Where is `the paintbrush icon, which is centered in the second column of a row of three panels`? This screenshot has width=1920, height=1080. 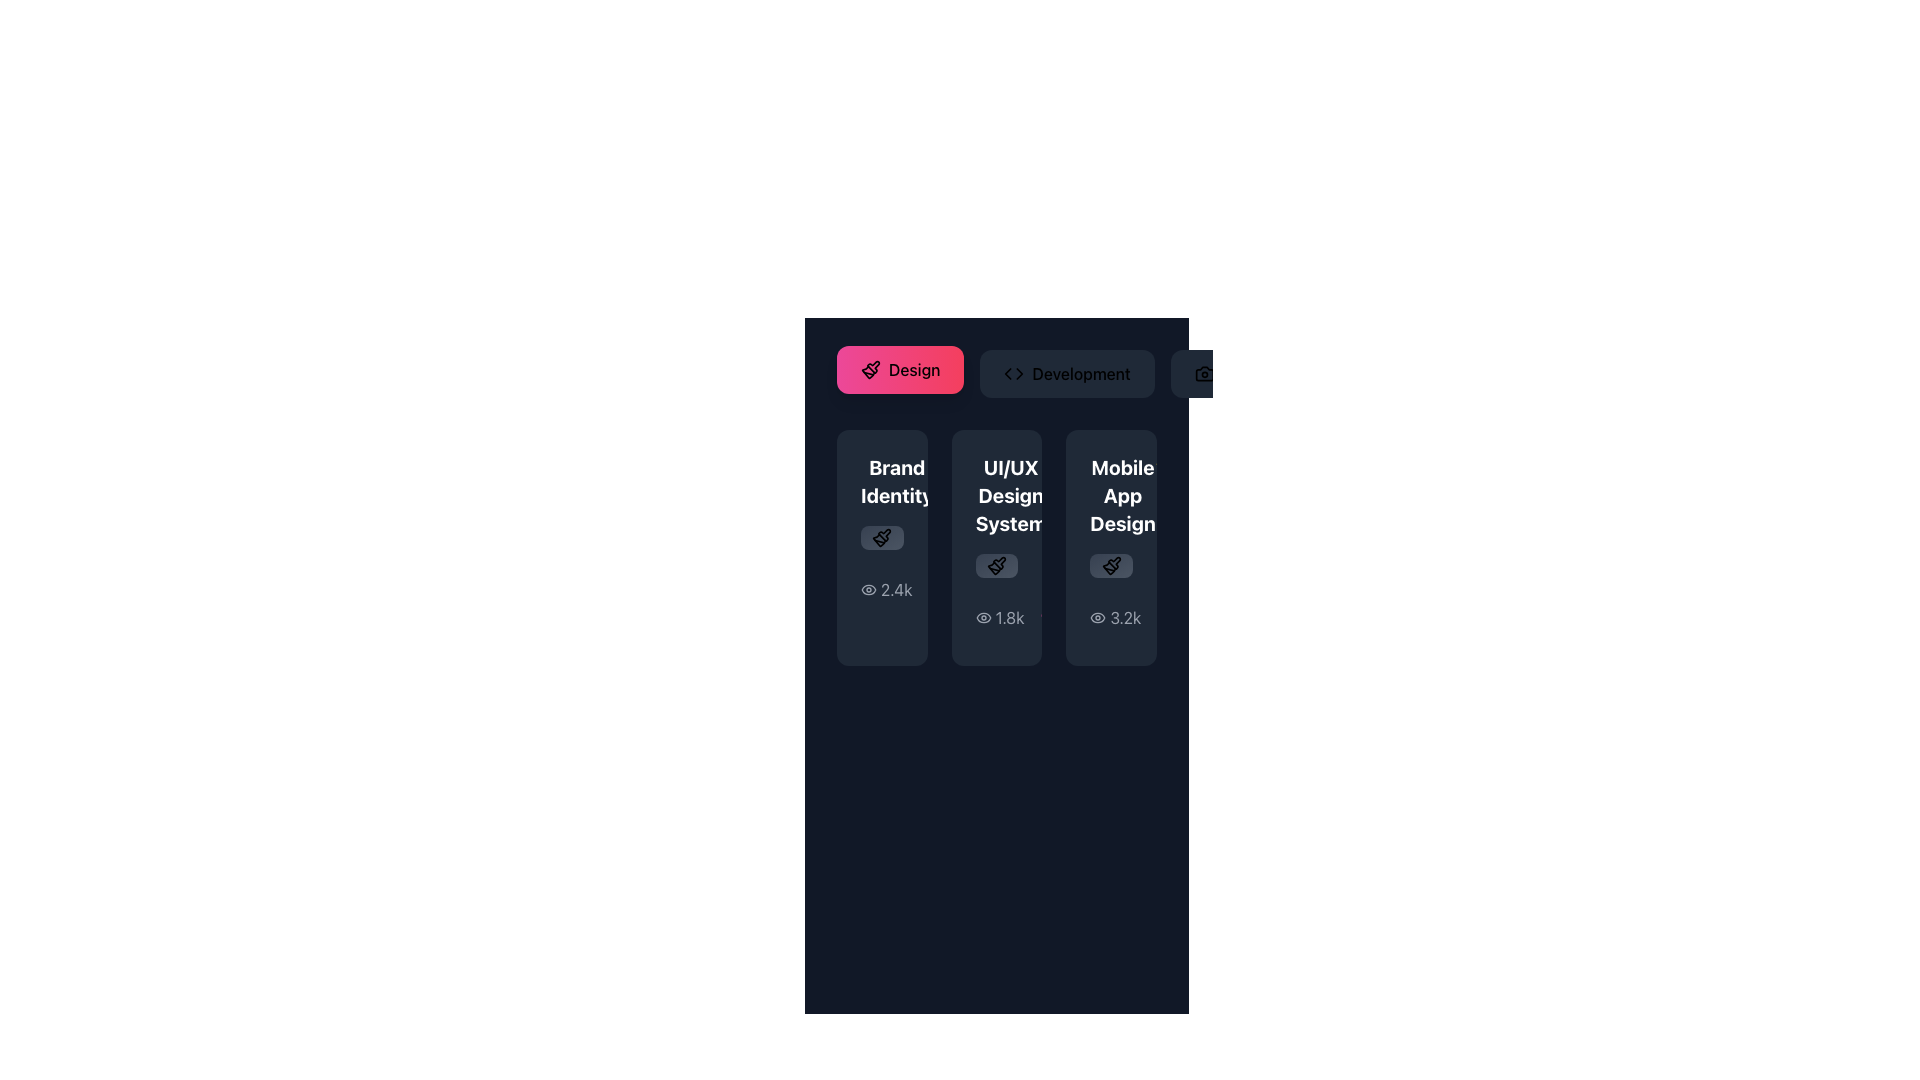 the paintbrush icon, which is centered in the second column of a row of three panels is located at coordinates (997, 566).